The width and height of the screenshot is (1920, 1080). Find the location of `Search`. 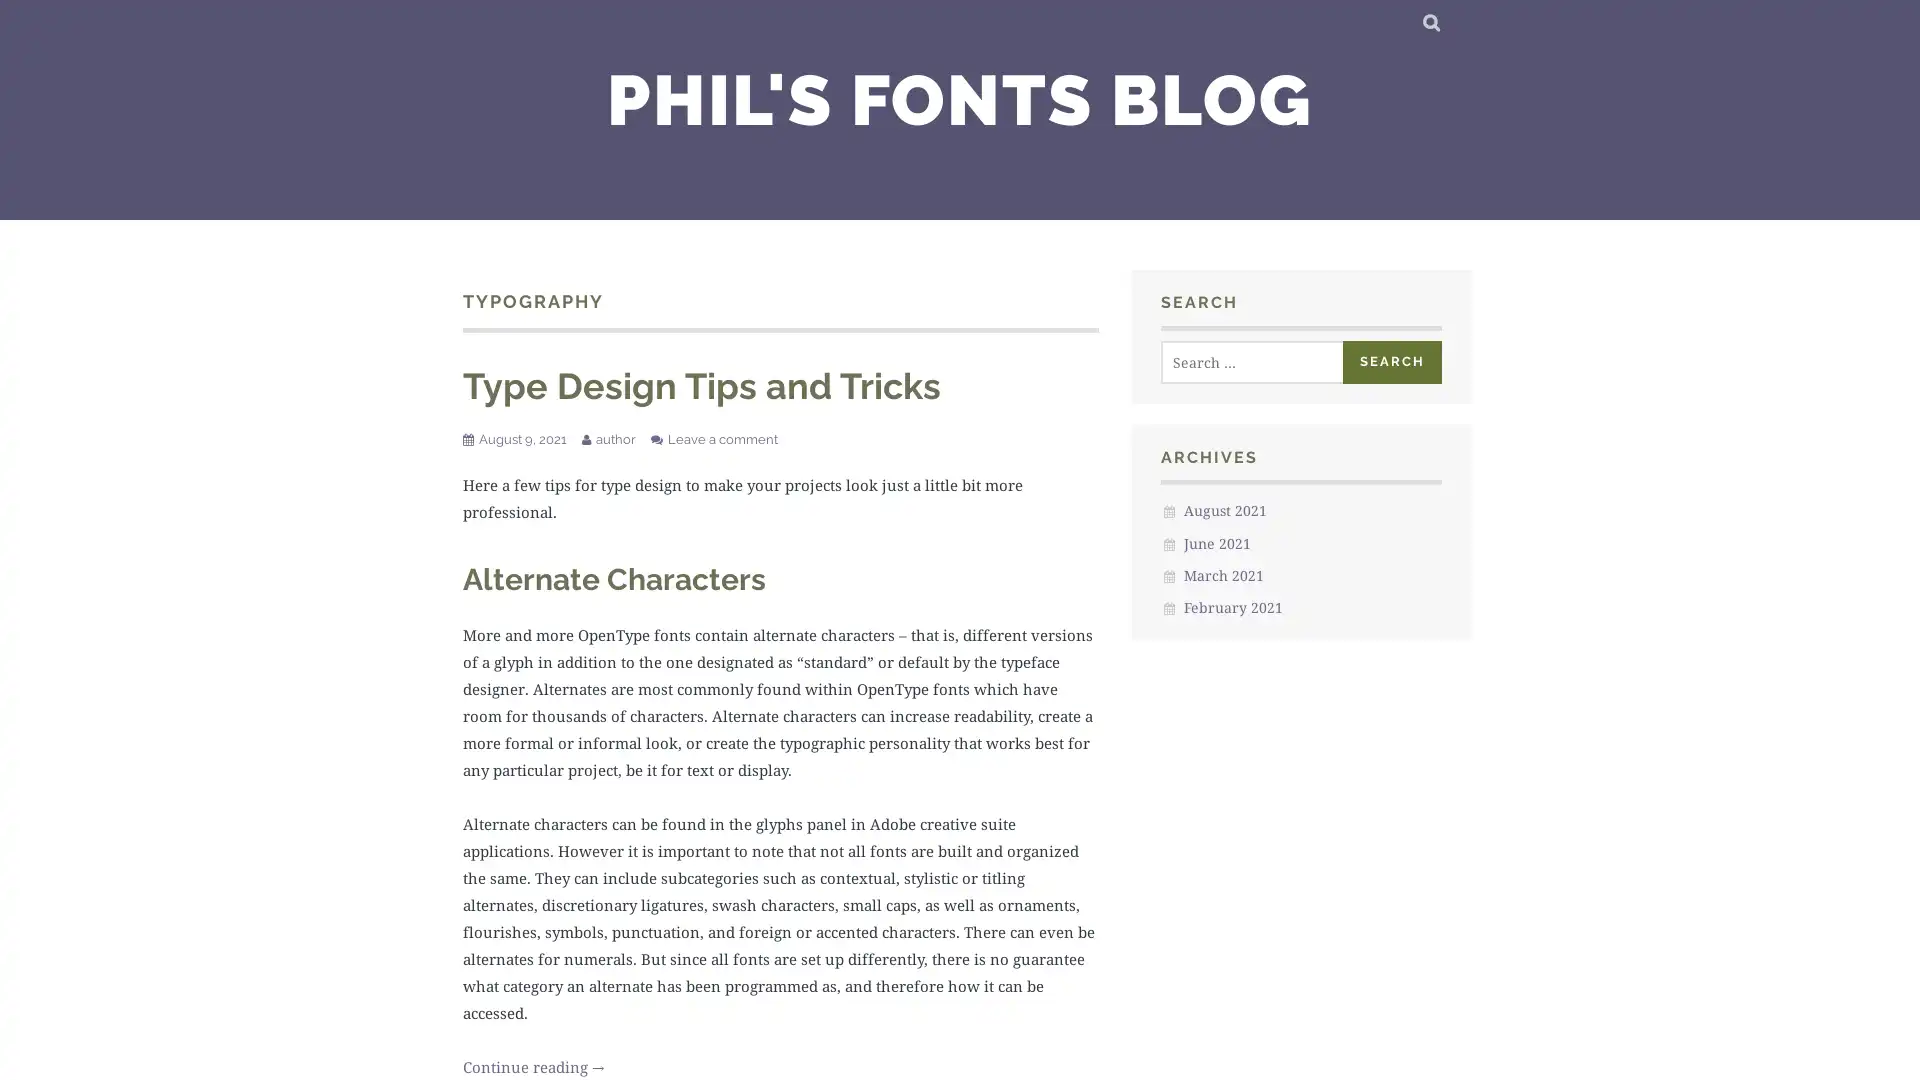

Search is located at coordinates (1391, 361).